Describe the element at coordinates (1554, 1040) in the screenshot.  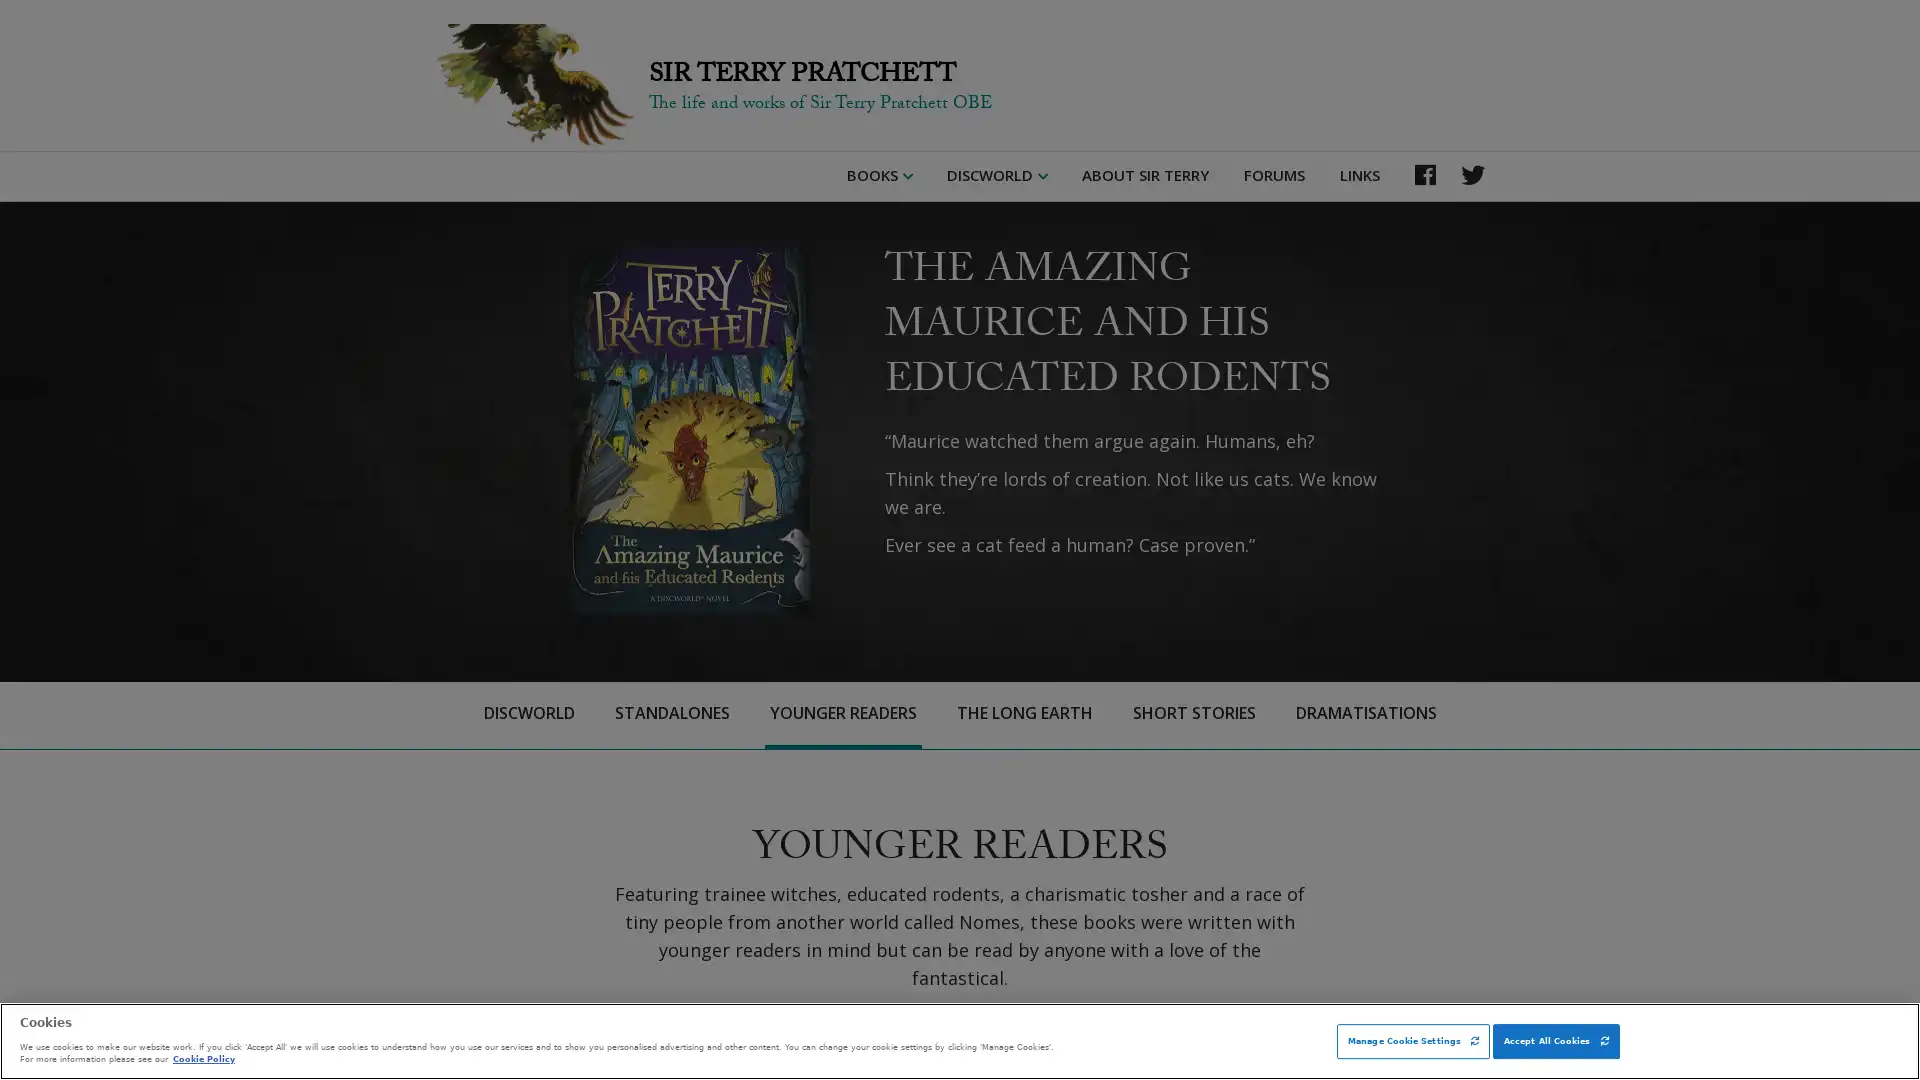
I see `Accept All Cookies` at that location.